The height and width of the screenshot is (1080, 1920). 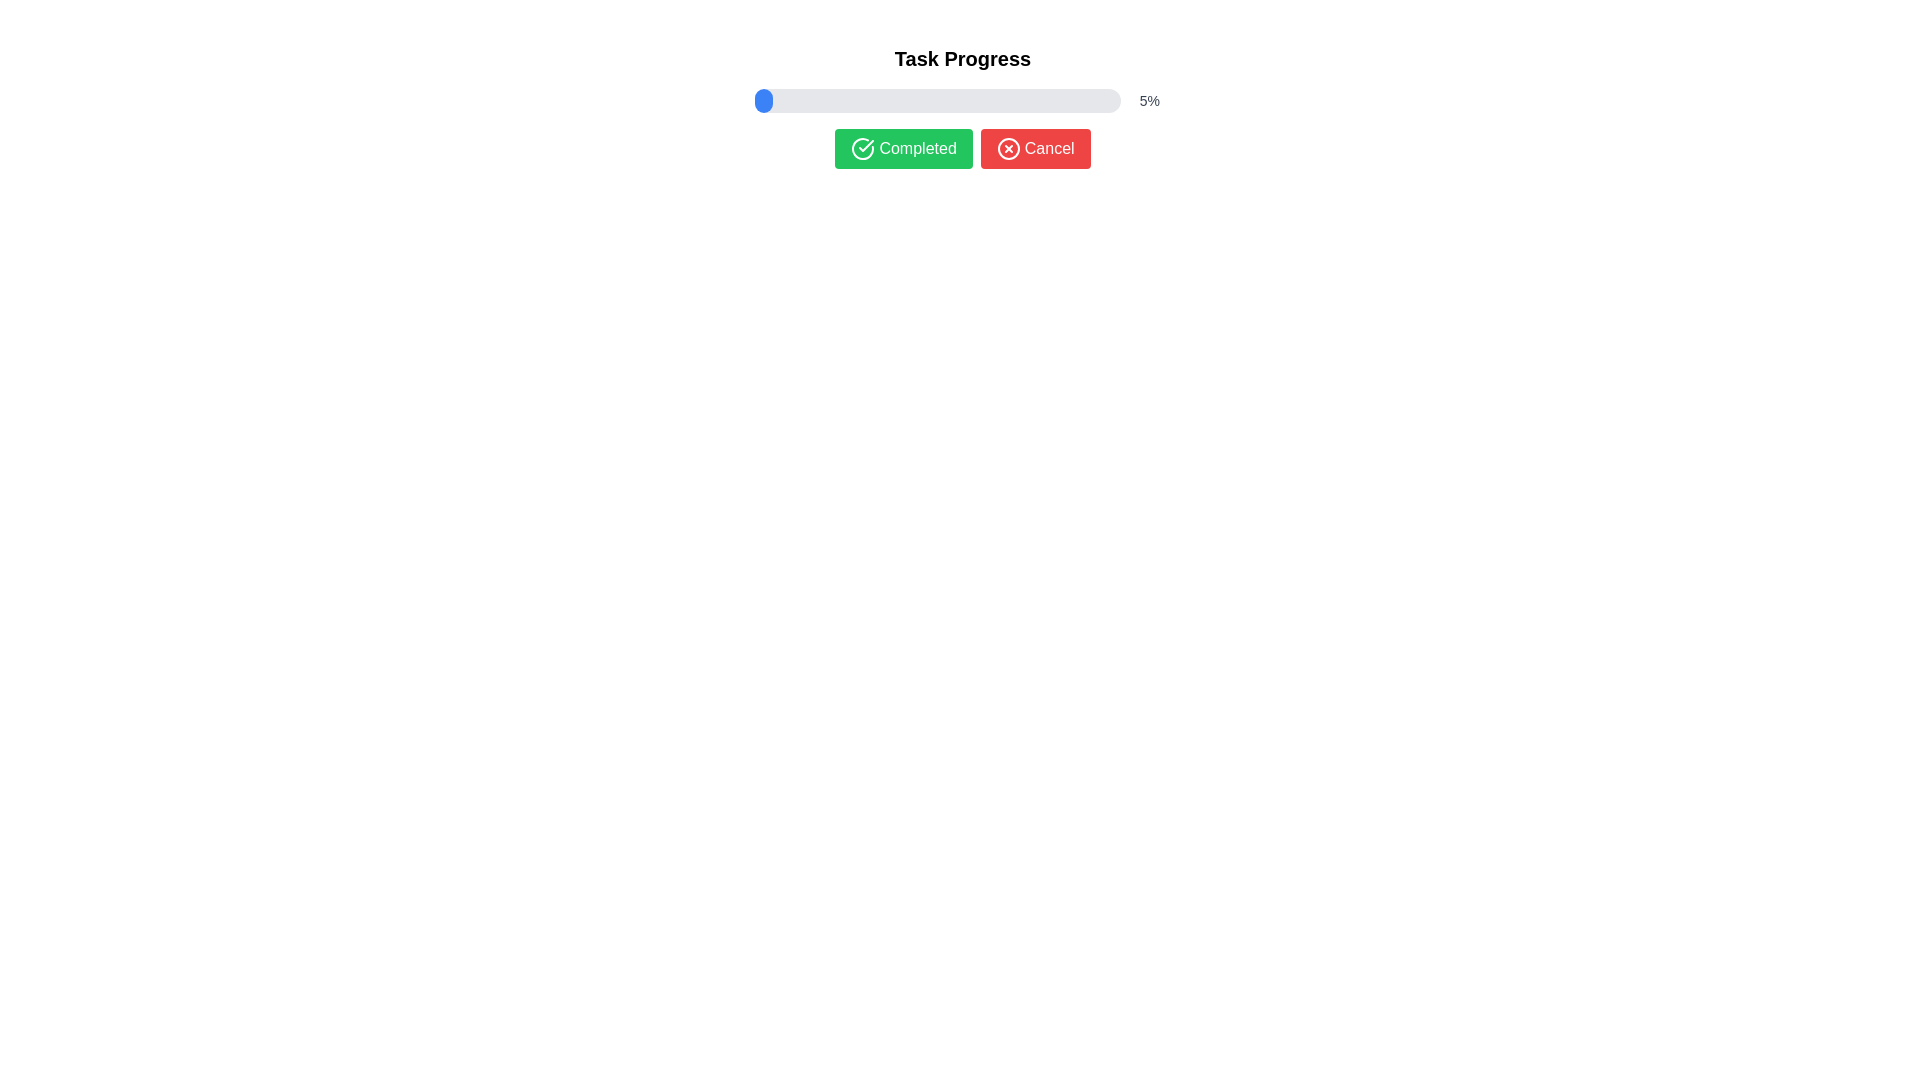 I want to click on the green 'Completed' button in the horizontal button group to mark the task as completed, so click(x=963, y=148).